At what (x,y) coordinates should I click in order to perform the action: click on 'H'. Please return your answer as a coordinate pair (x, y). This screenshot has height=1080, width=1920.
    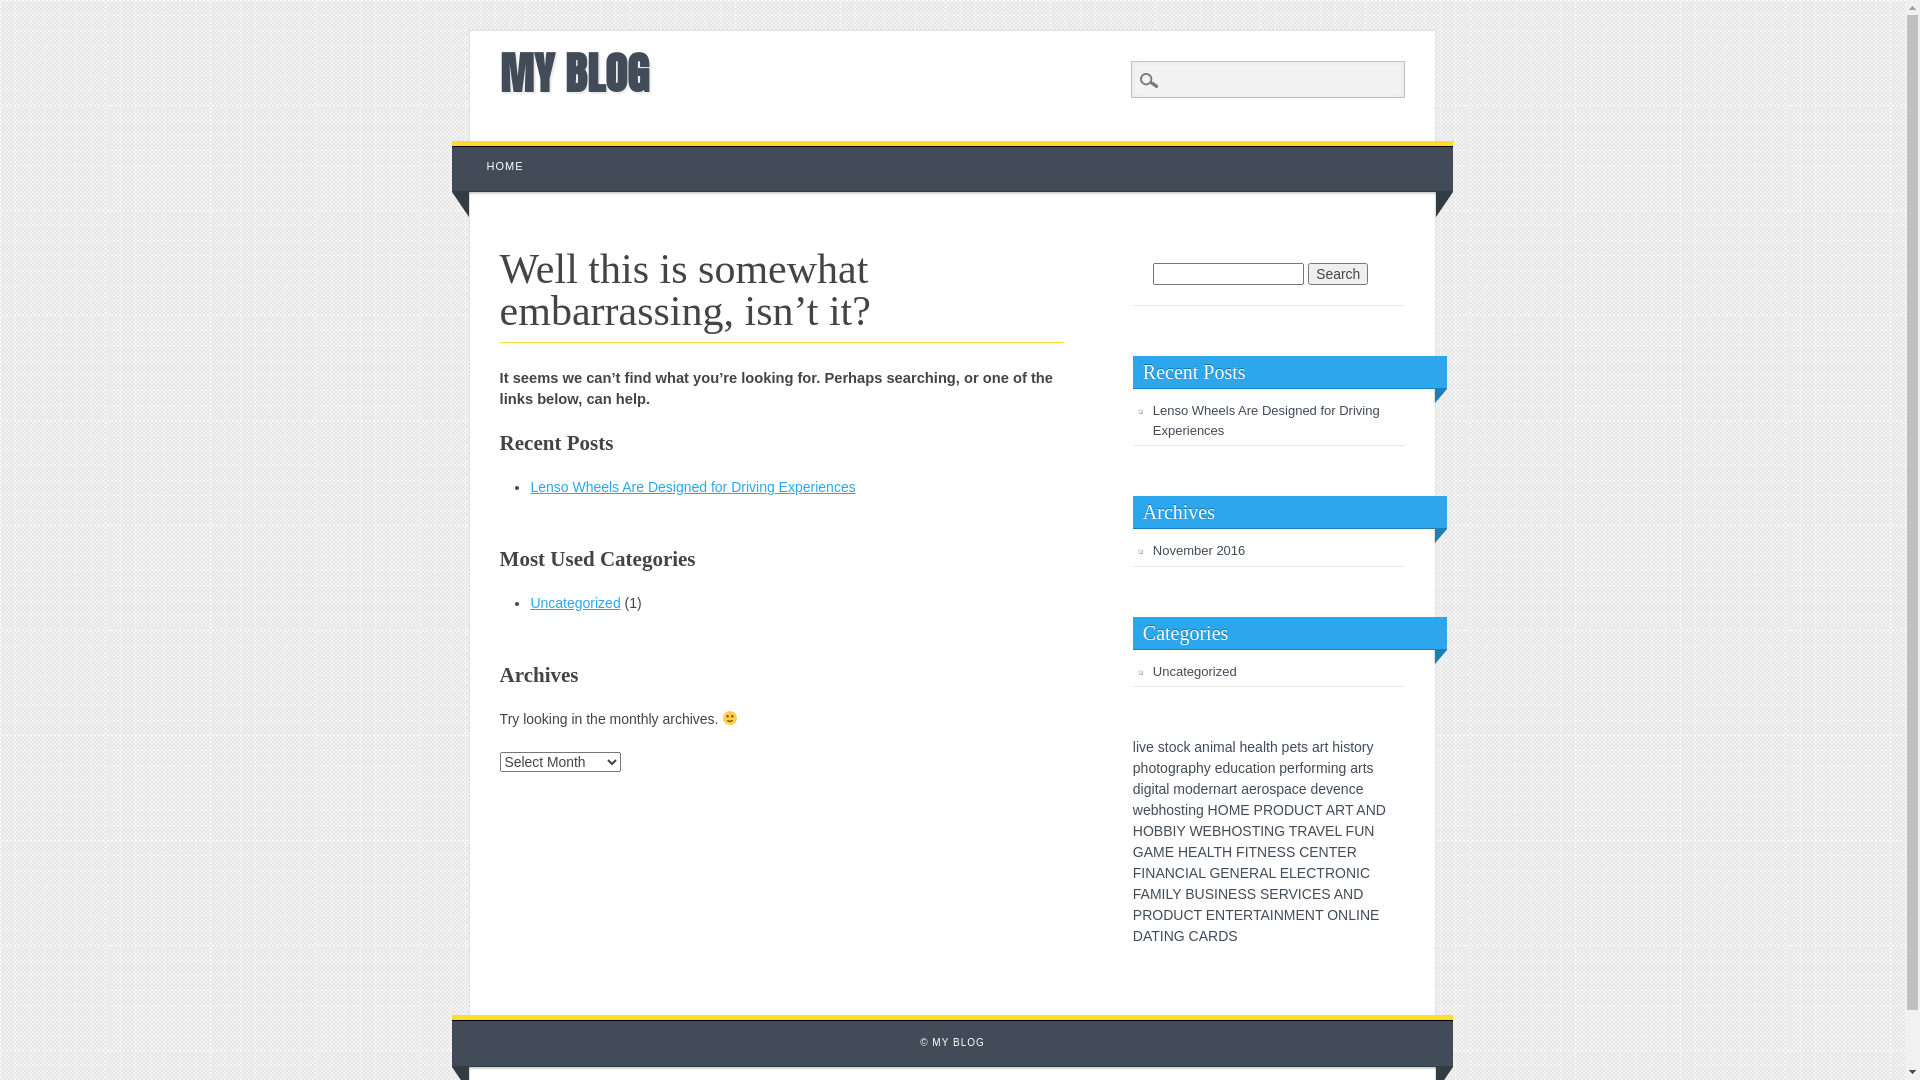
    Looking at the image, I should click on (1132, 830).